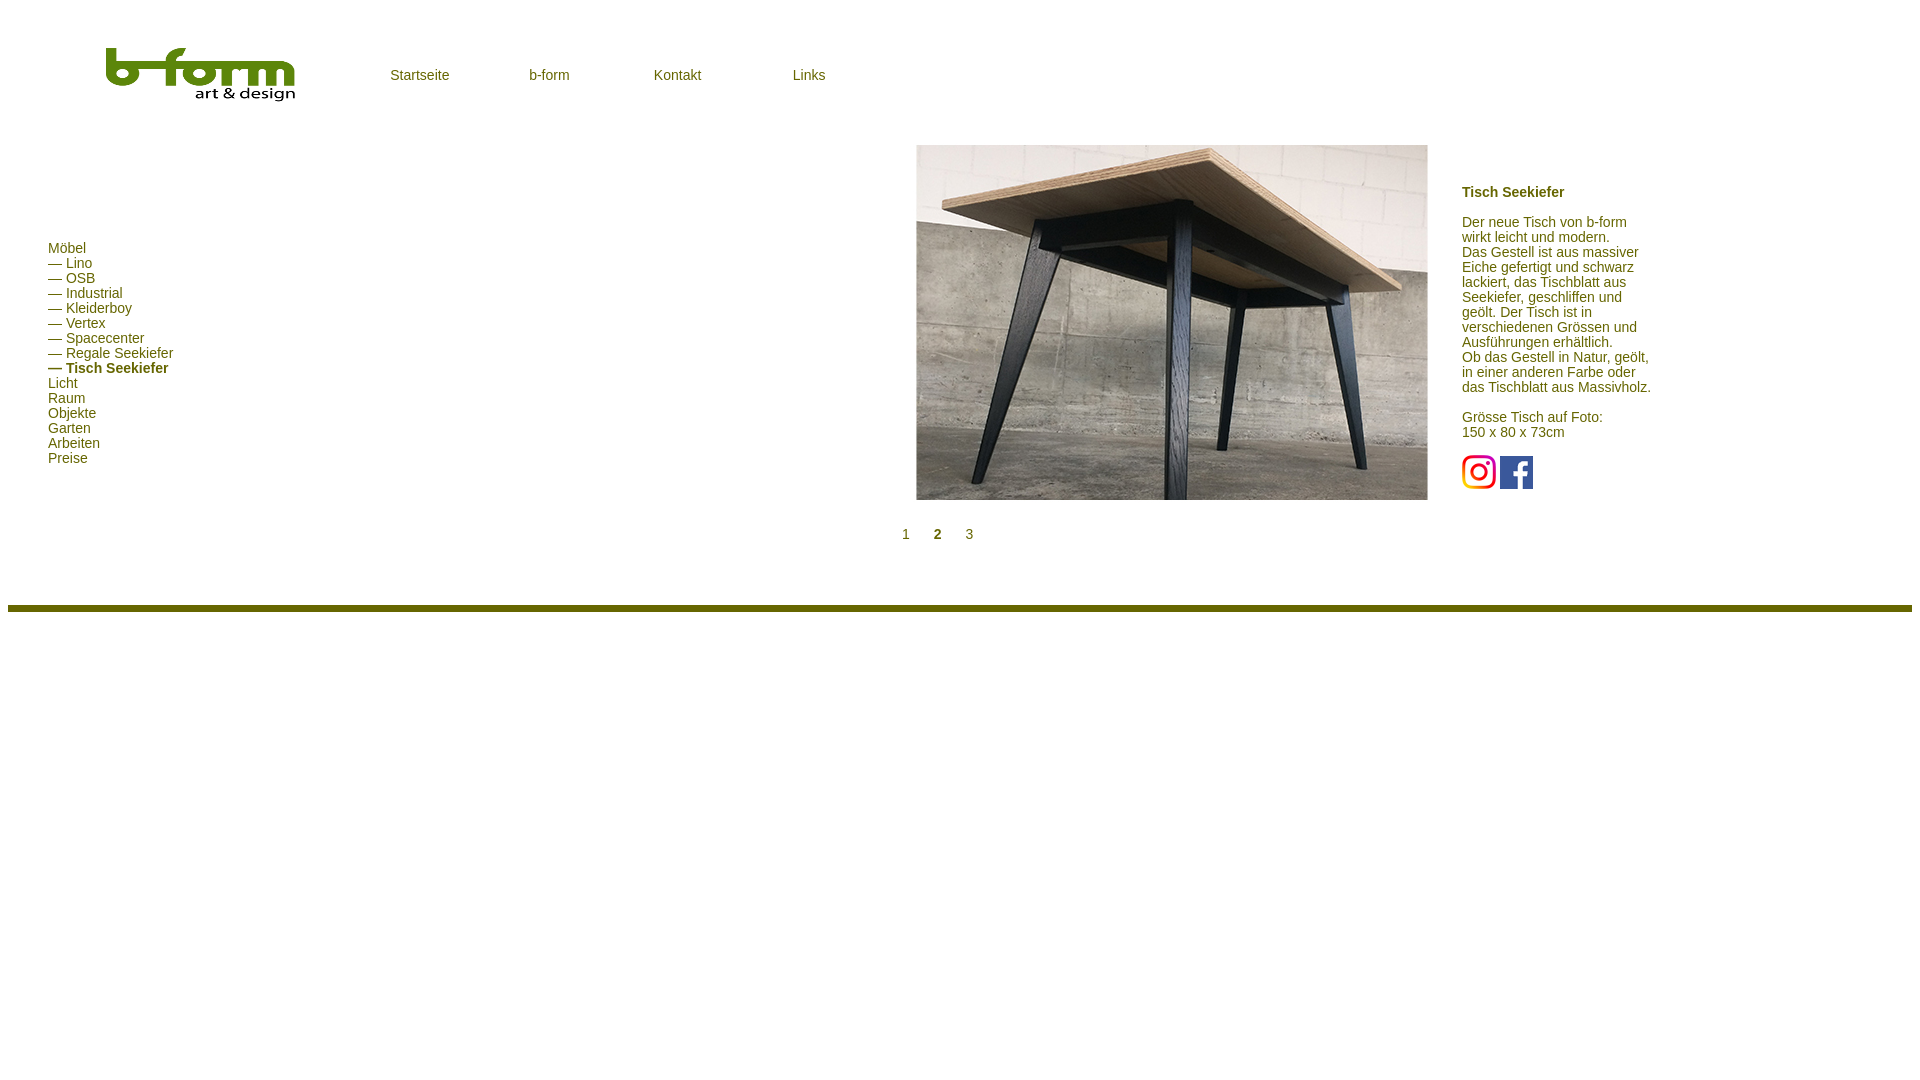 Image resolution: width=1920 pixels, height=1080 pixels. Describe the element at coordinates (52, 382) in the screenshot. I see `'Licht'` at that location.